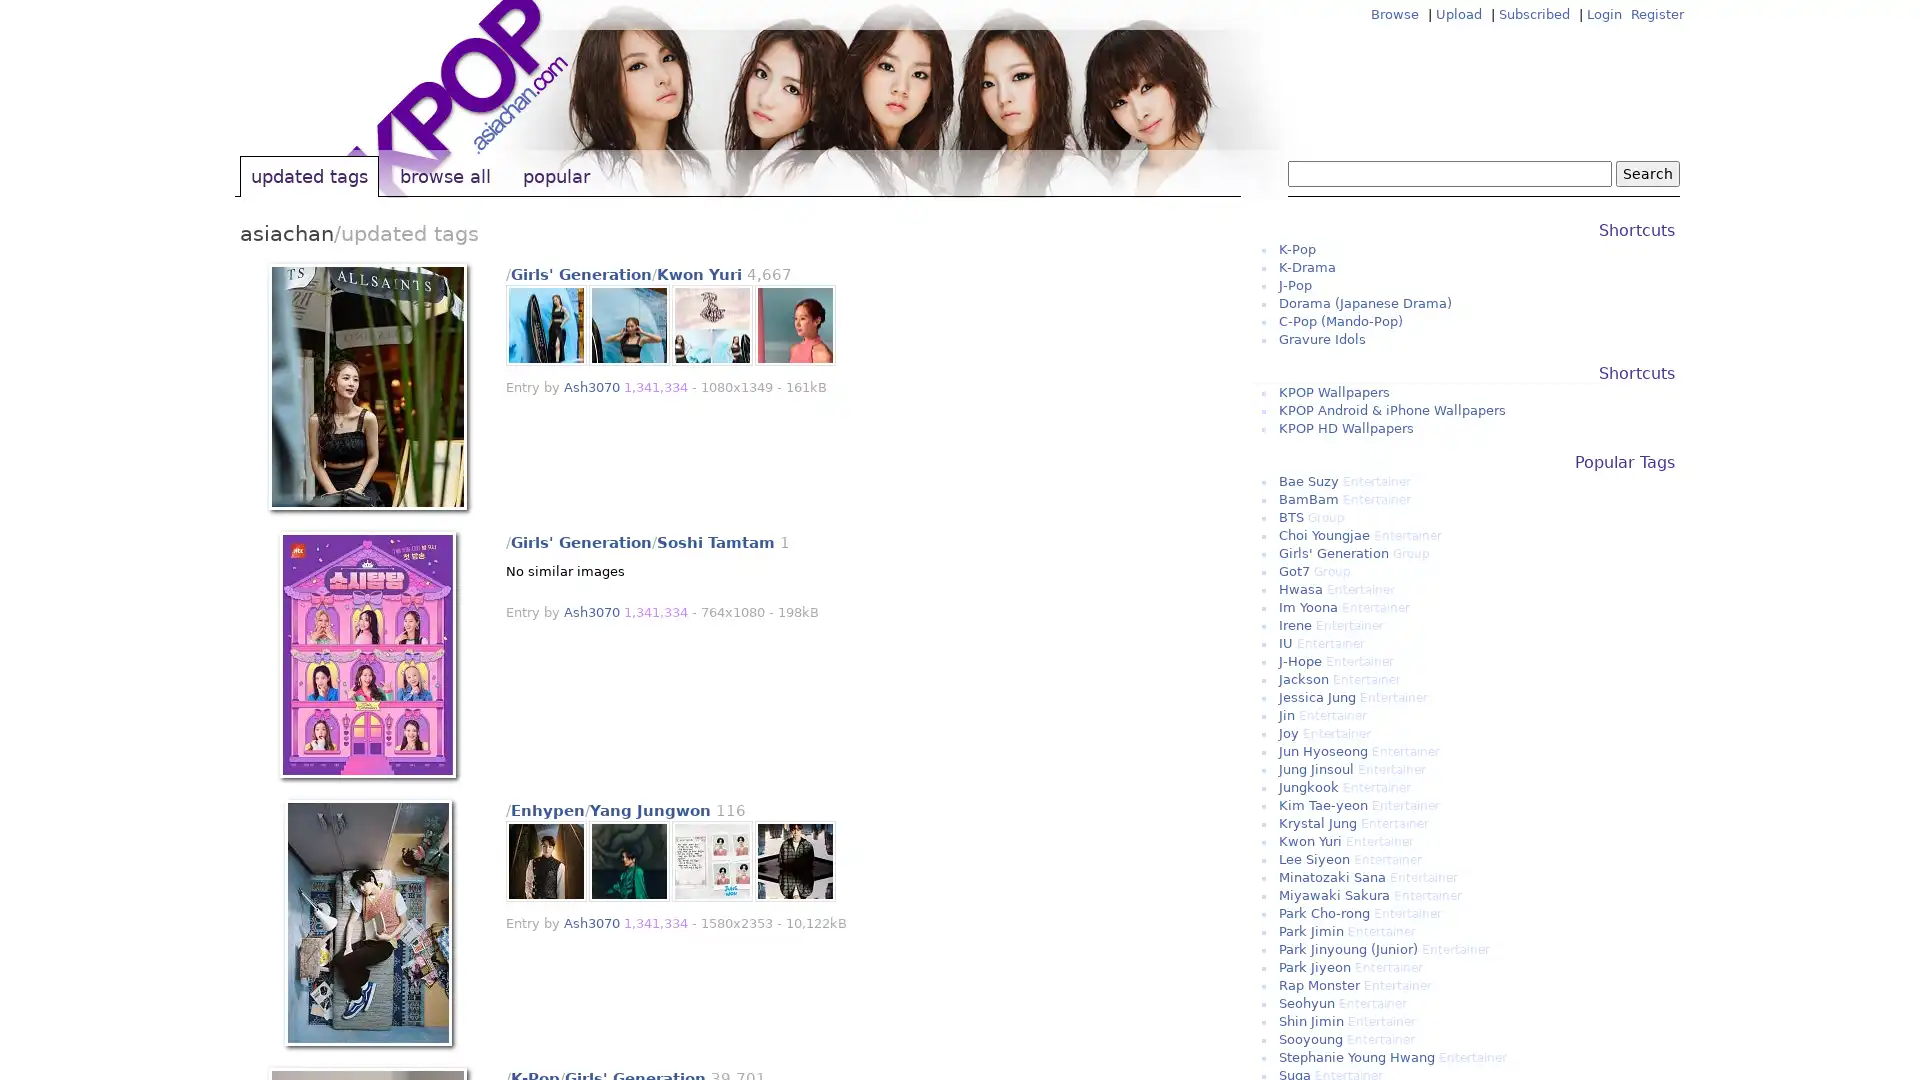 Image resolution: width=1920 pixels, height=1080 pixels. What do you see at coordinates (1647, 172) in the screenshot?
I see `Search` at bounding box center [1647, 172].